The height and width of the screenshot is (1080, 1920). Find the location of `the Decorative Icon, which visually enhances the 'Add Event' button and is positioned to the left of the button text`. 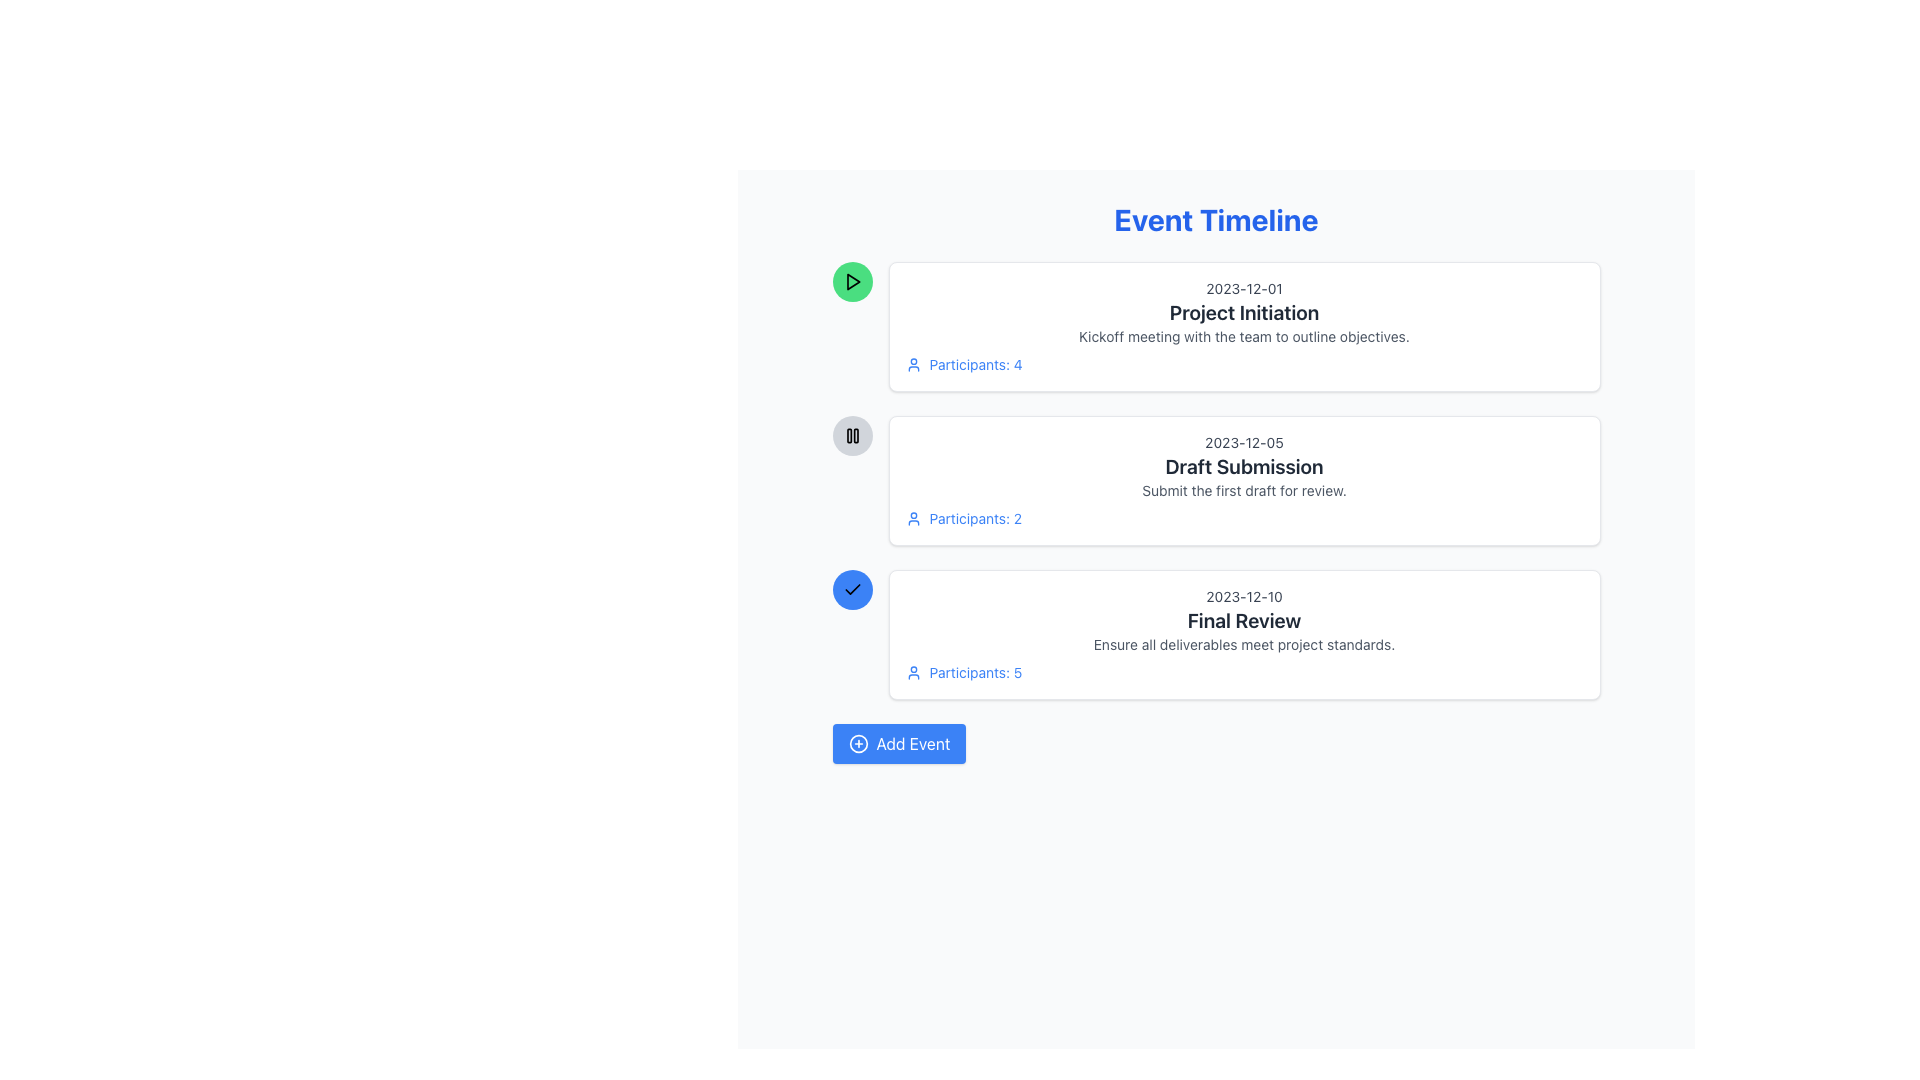

the Decorative Icon, which visually enhances the 'Add Event' button and is positioned to the left of the button text is located at coordinates (858, 744).